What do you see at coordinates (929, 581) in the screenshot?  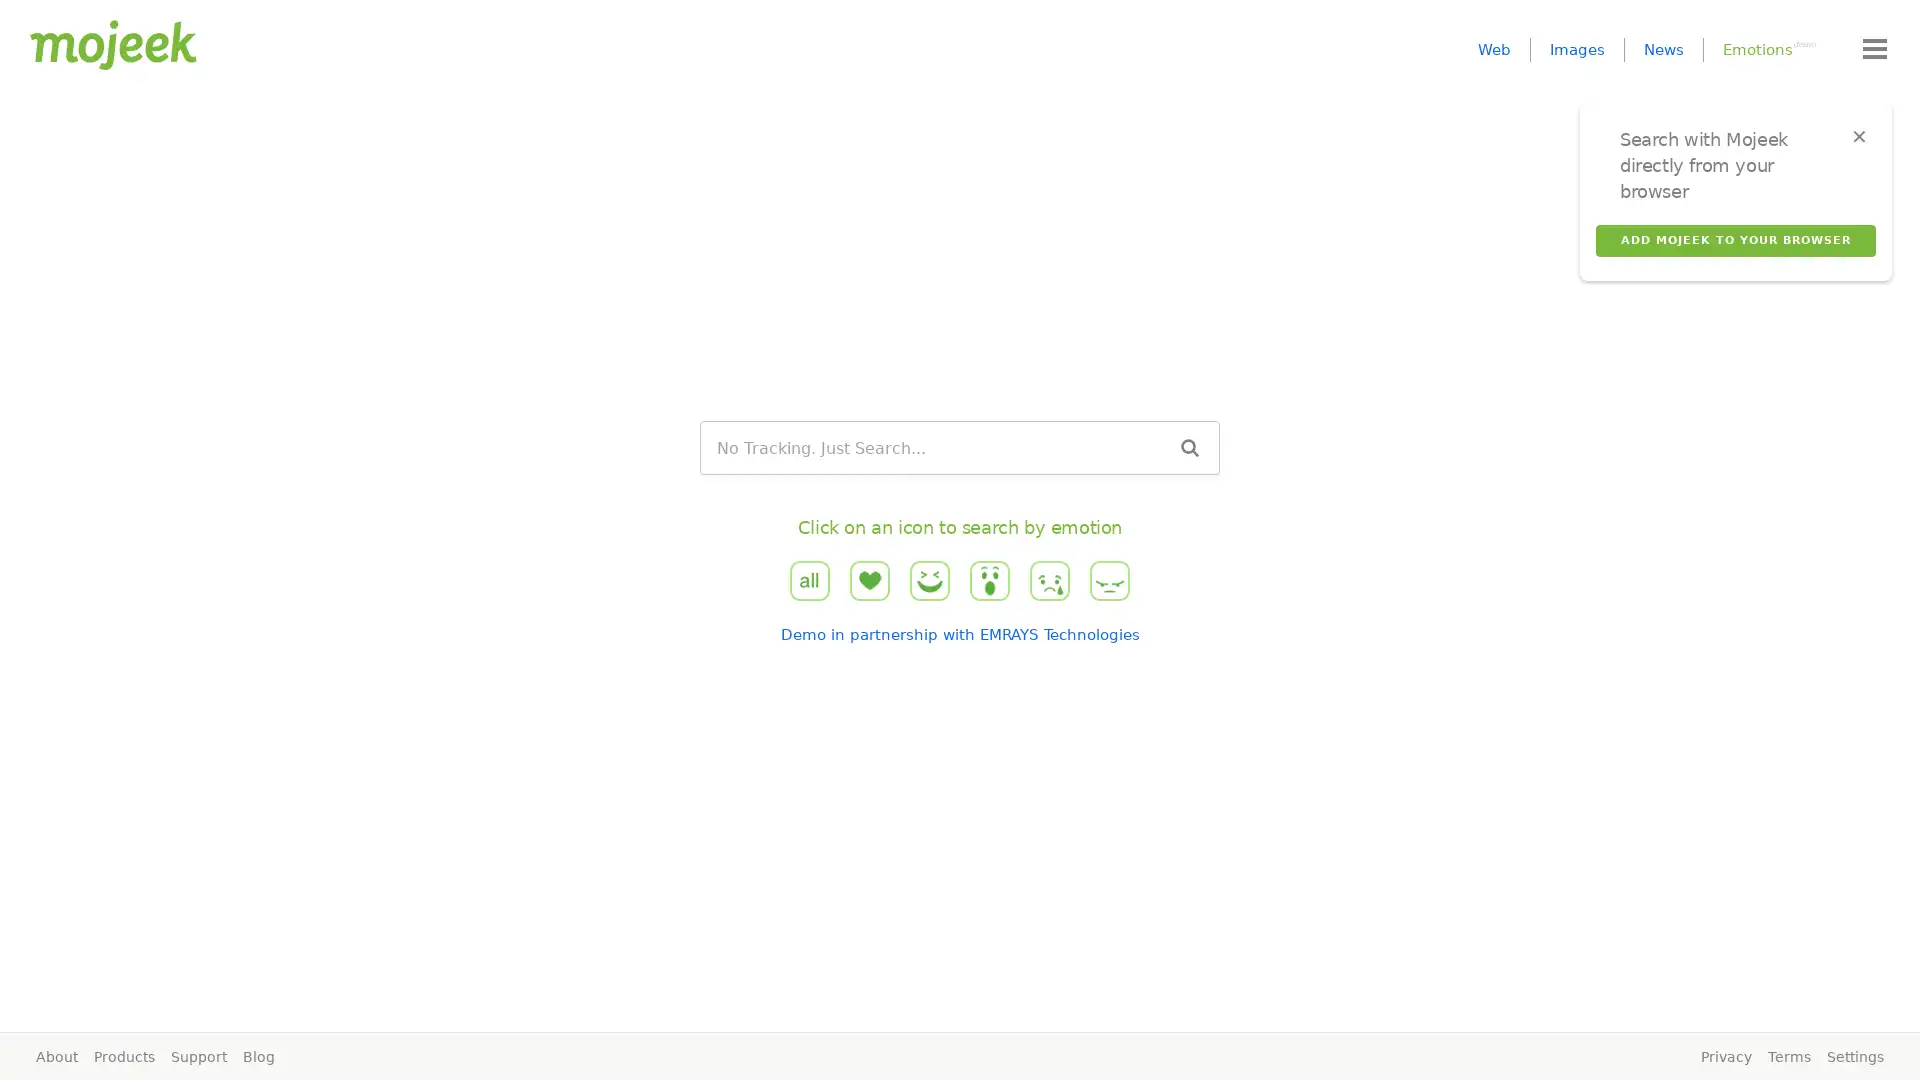 I see `haha` at bounding box center [929, 581].